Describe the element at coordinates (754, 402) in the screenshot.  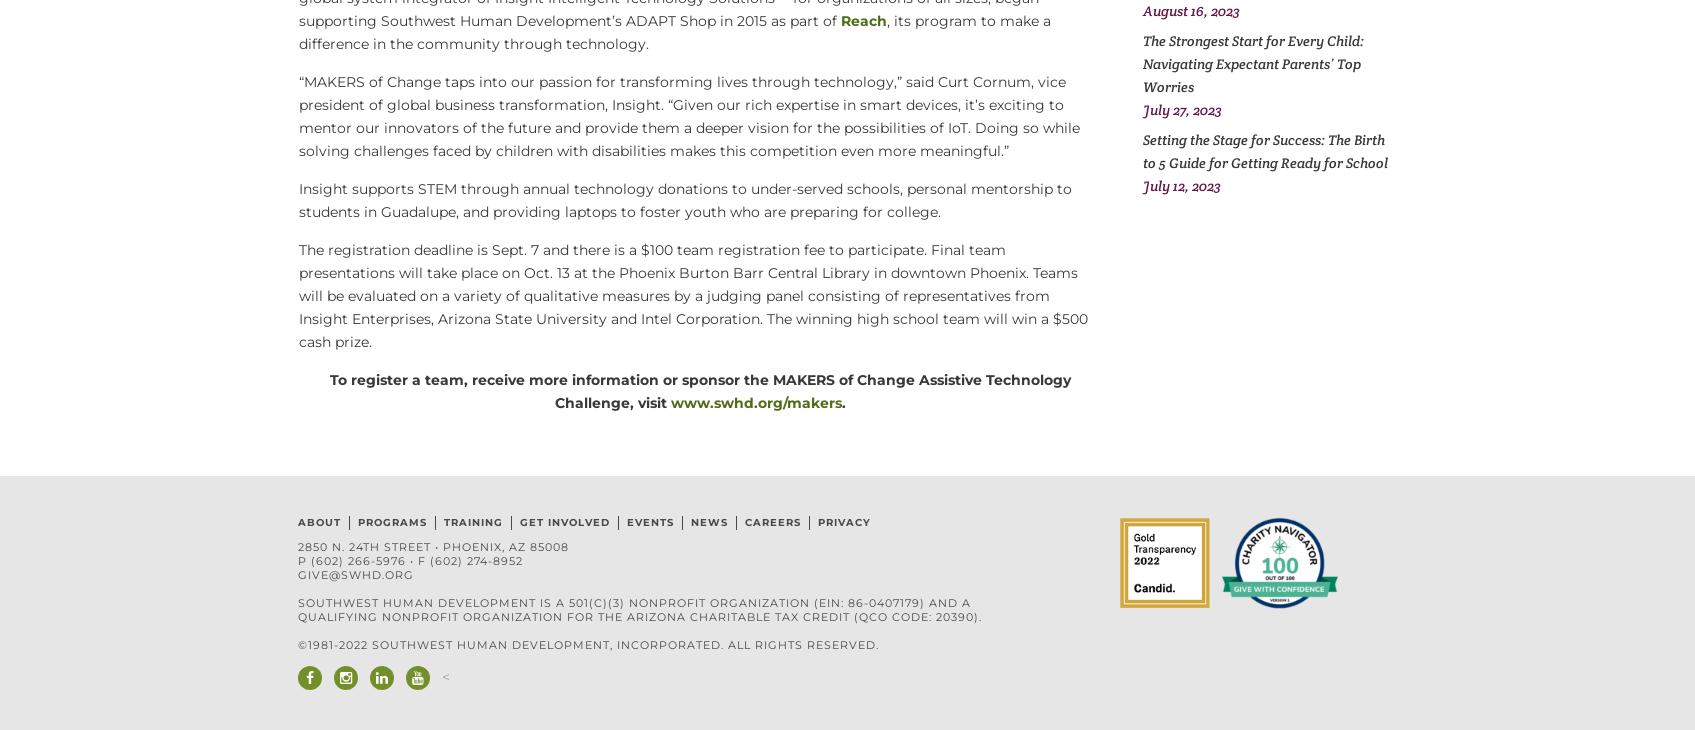
I see `'www.swhd.org/makers'` at that location.